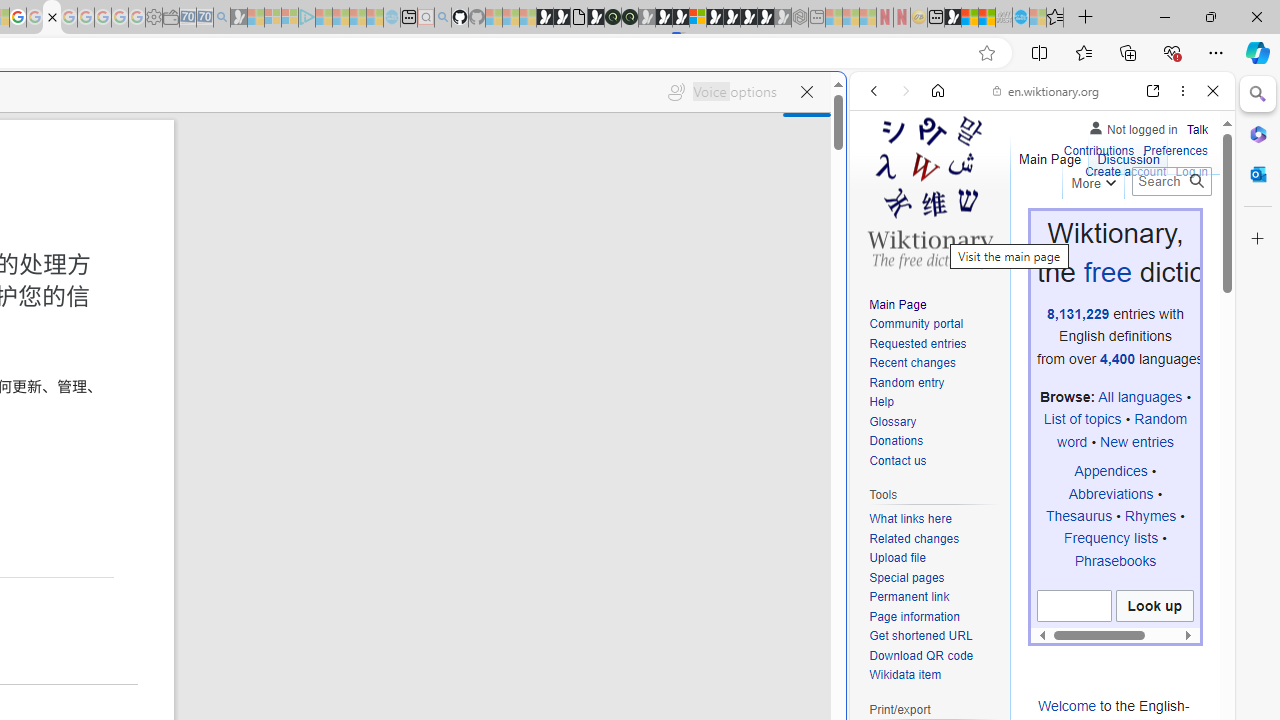 This screenshot has height=720, width=1280. What do you see at coordinates (1171, 181) in the screenshot?
I see `'Search Wiktionary'` at bounding box center [1171, 181].